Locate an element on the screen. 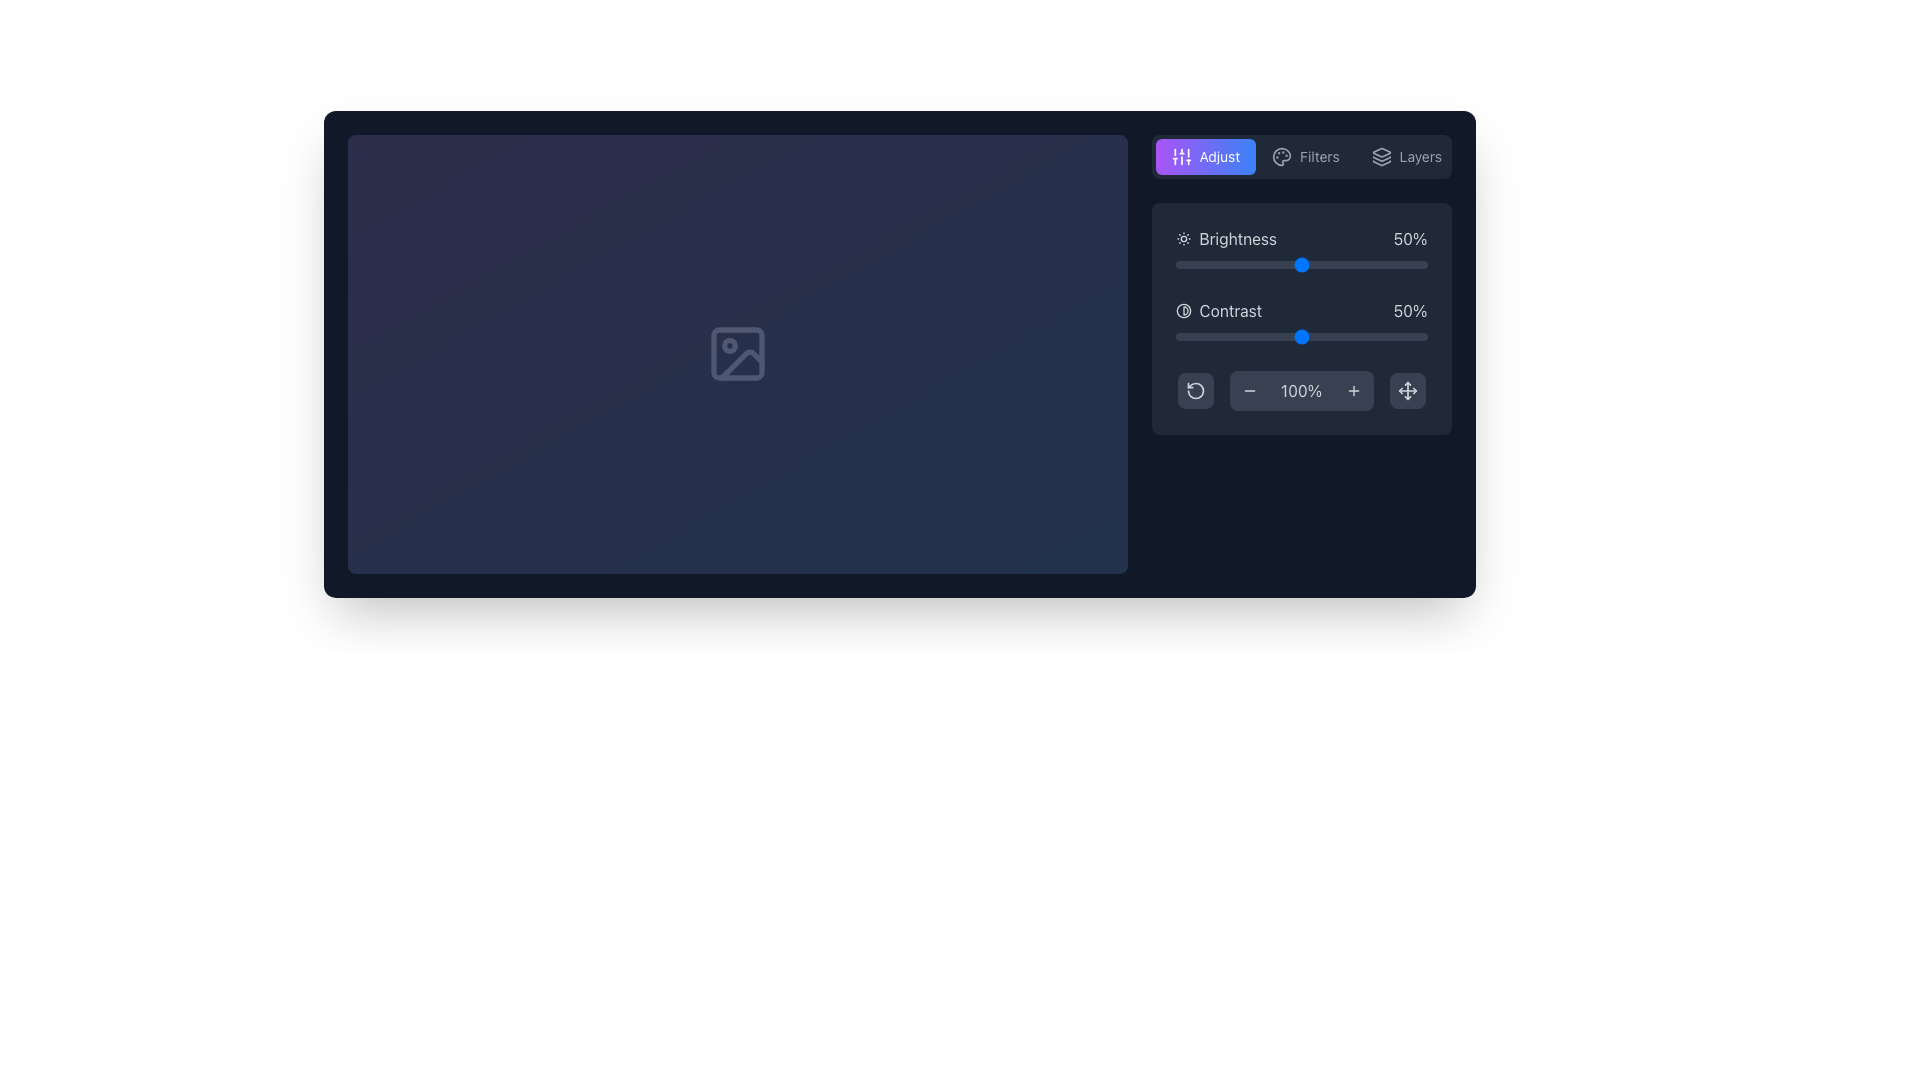 This screenshot has width=1920, height=1080. the 'Contrast' label which features a light gray text and a hollow circular icon, located on the right side of the interface below the 'Brightness' section is located at coordinates (1217, 311).